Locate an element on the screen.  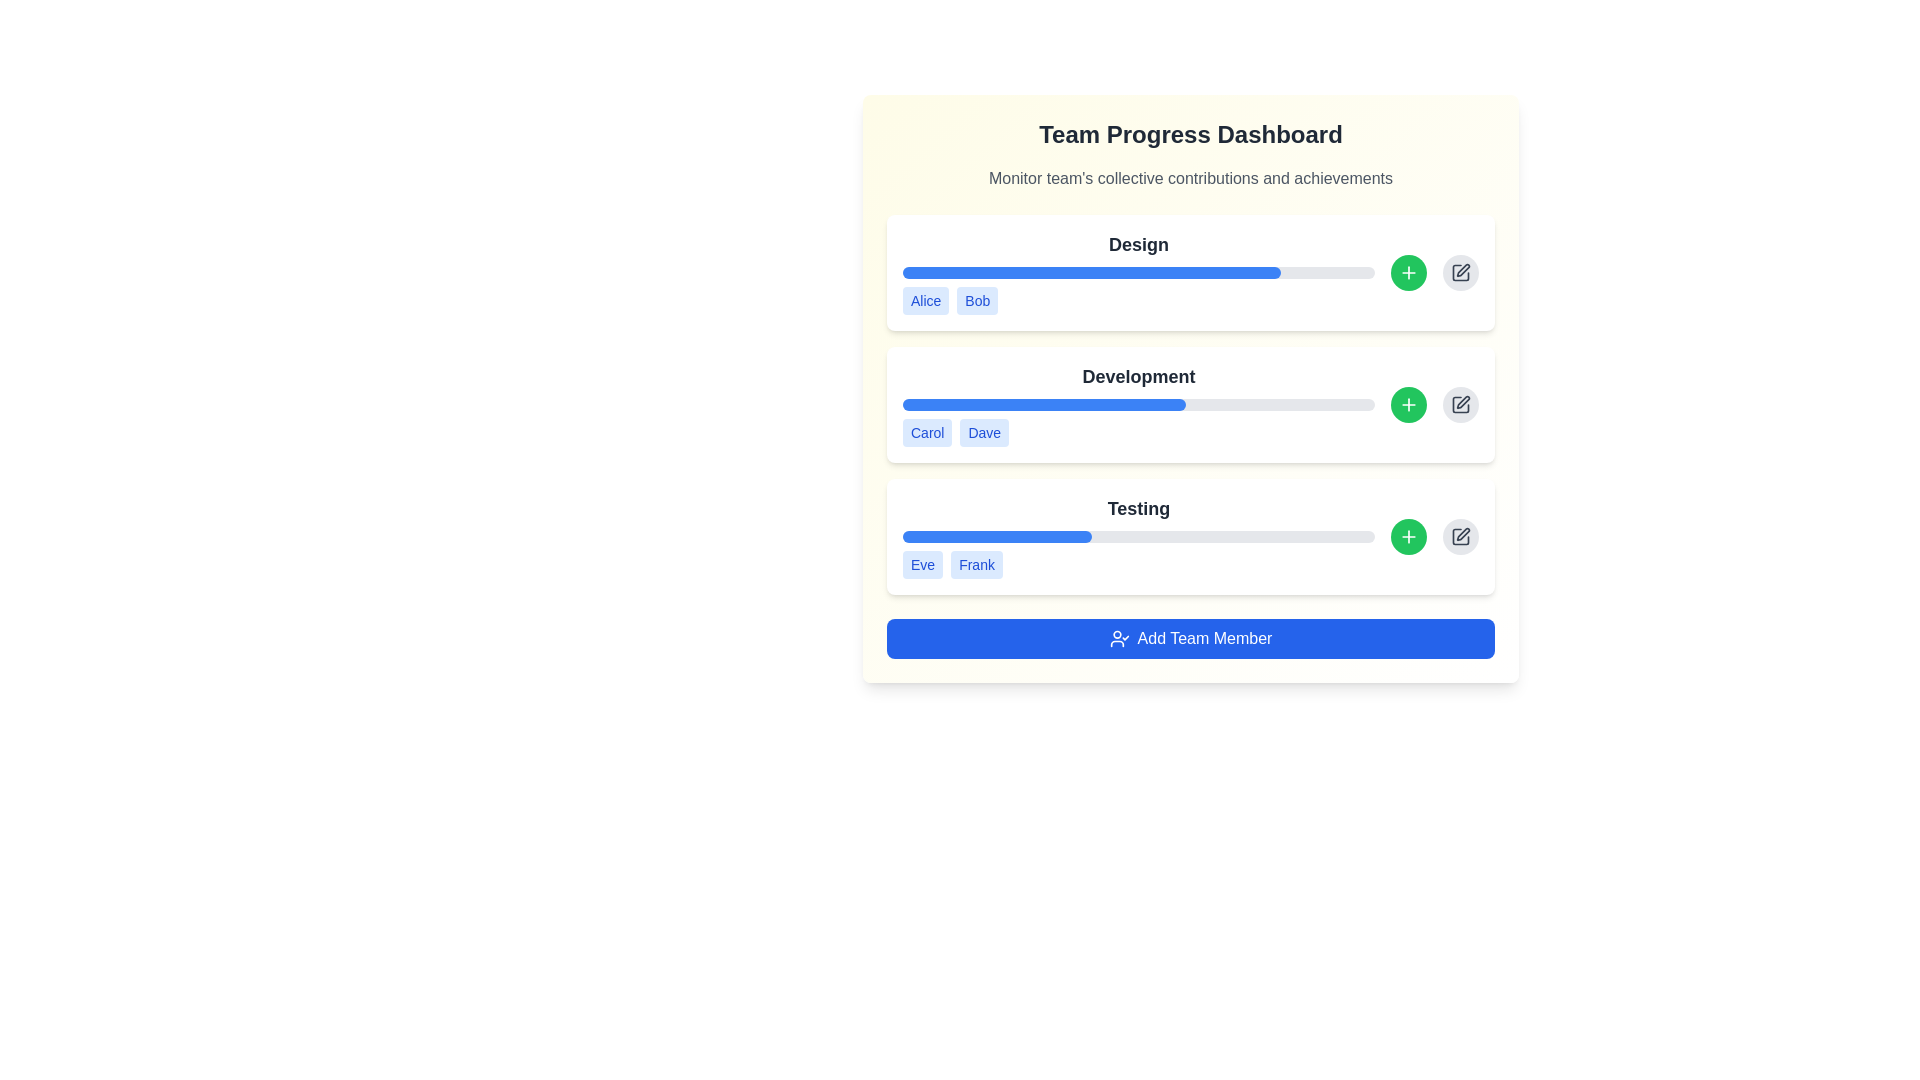
the rounded rectangular badge with a blue background and bold text reading 'Carol', located in the 'Development' section of the dashboard, to the left of the badge labeled 'Dave' is located at coordinates (926, 431).